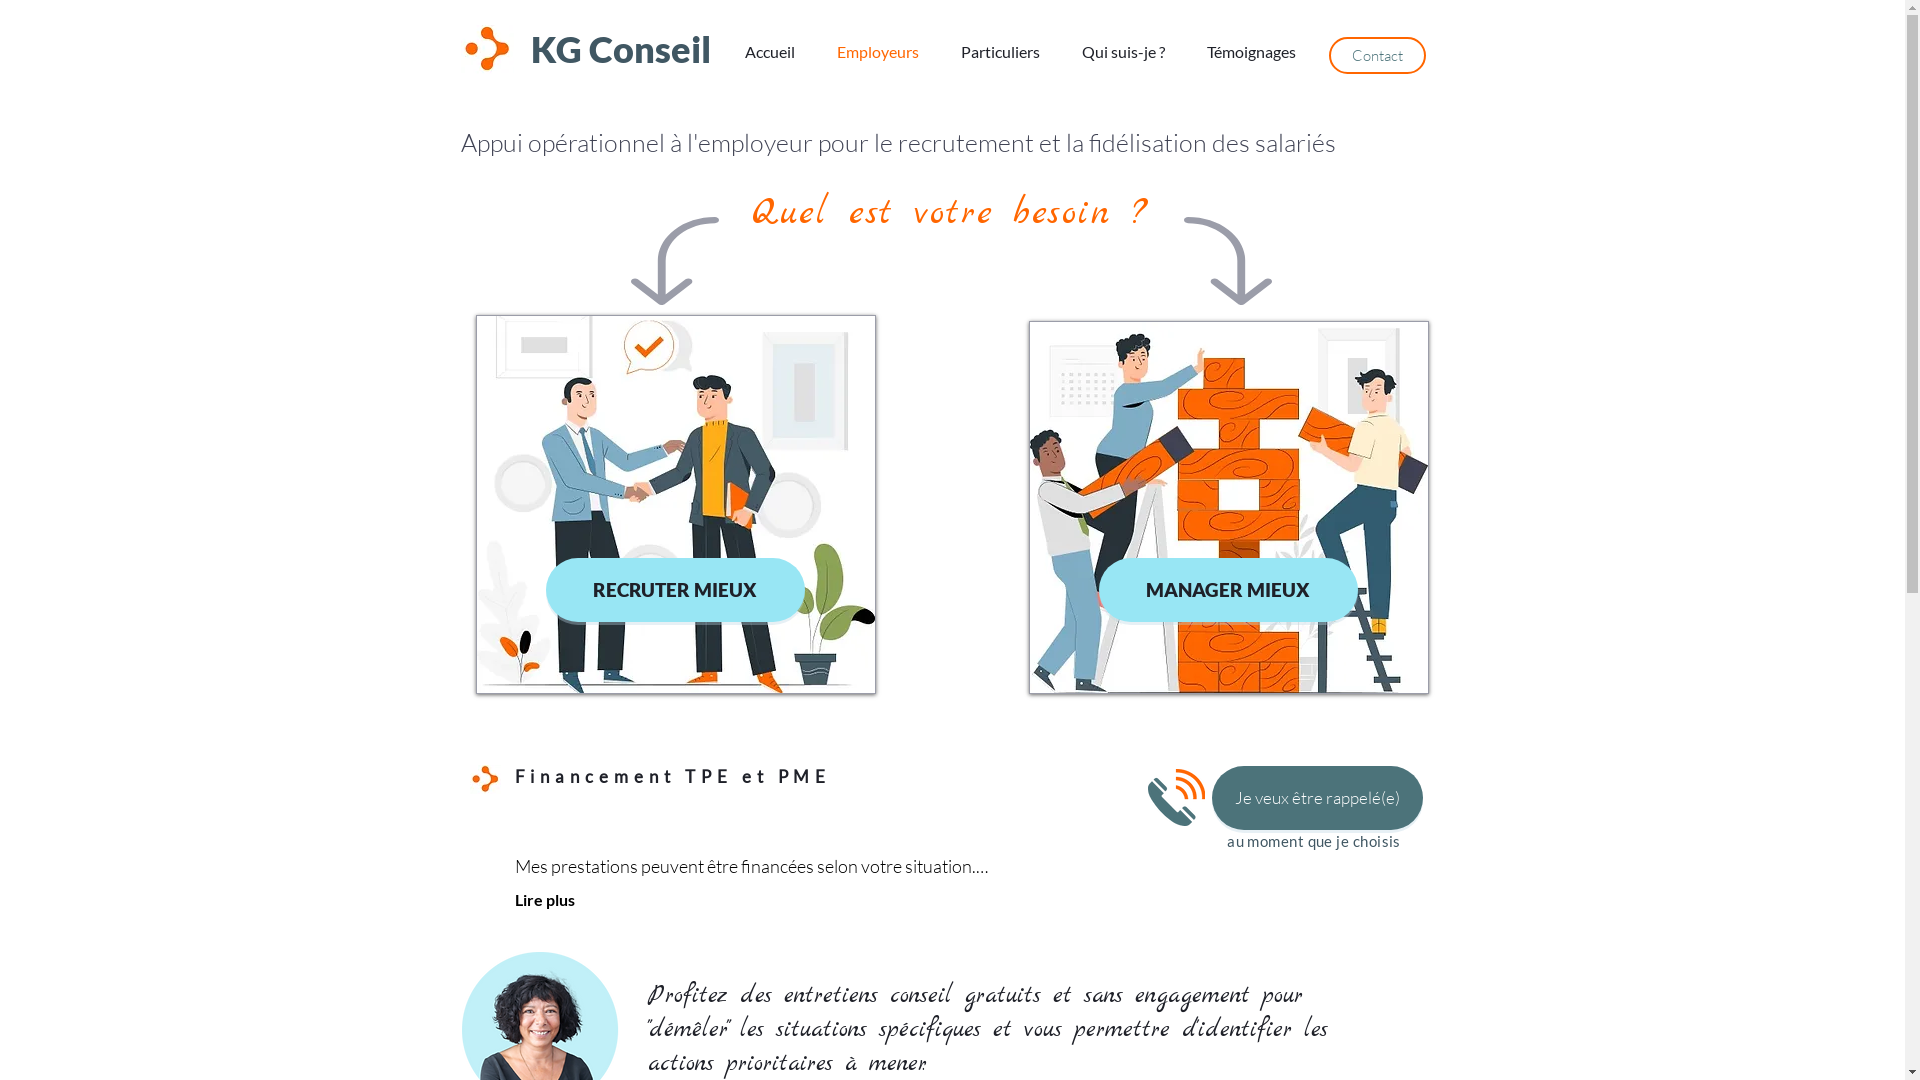 This screenshot has width=1920, height=1080. What do you see at coordinates (1226, 589) in the screenshot?
I see `'MANAGER MIEUX'` at bounding box center [1226, 589].